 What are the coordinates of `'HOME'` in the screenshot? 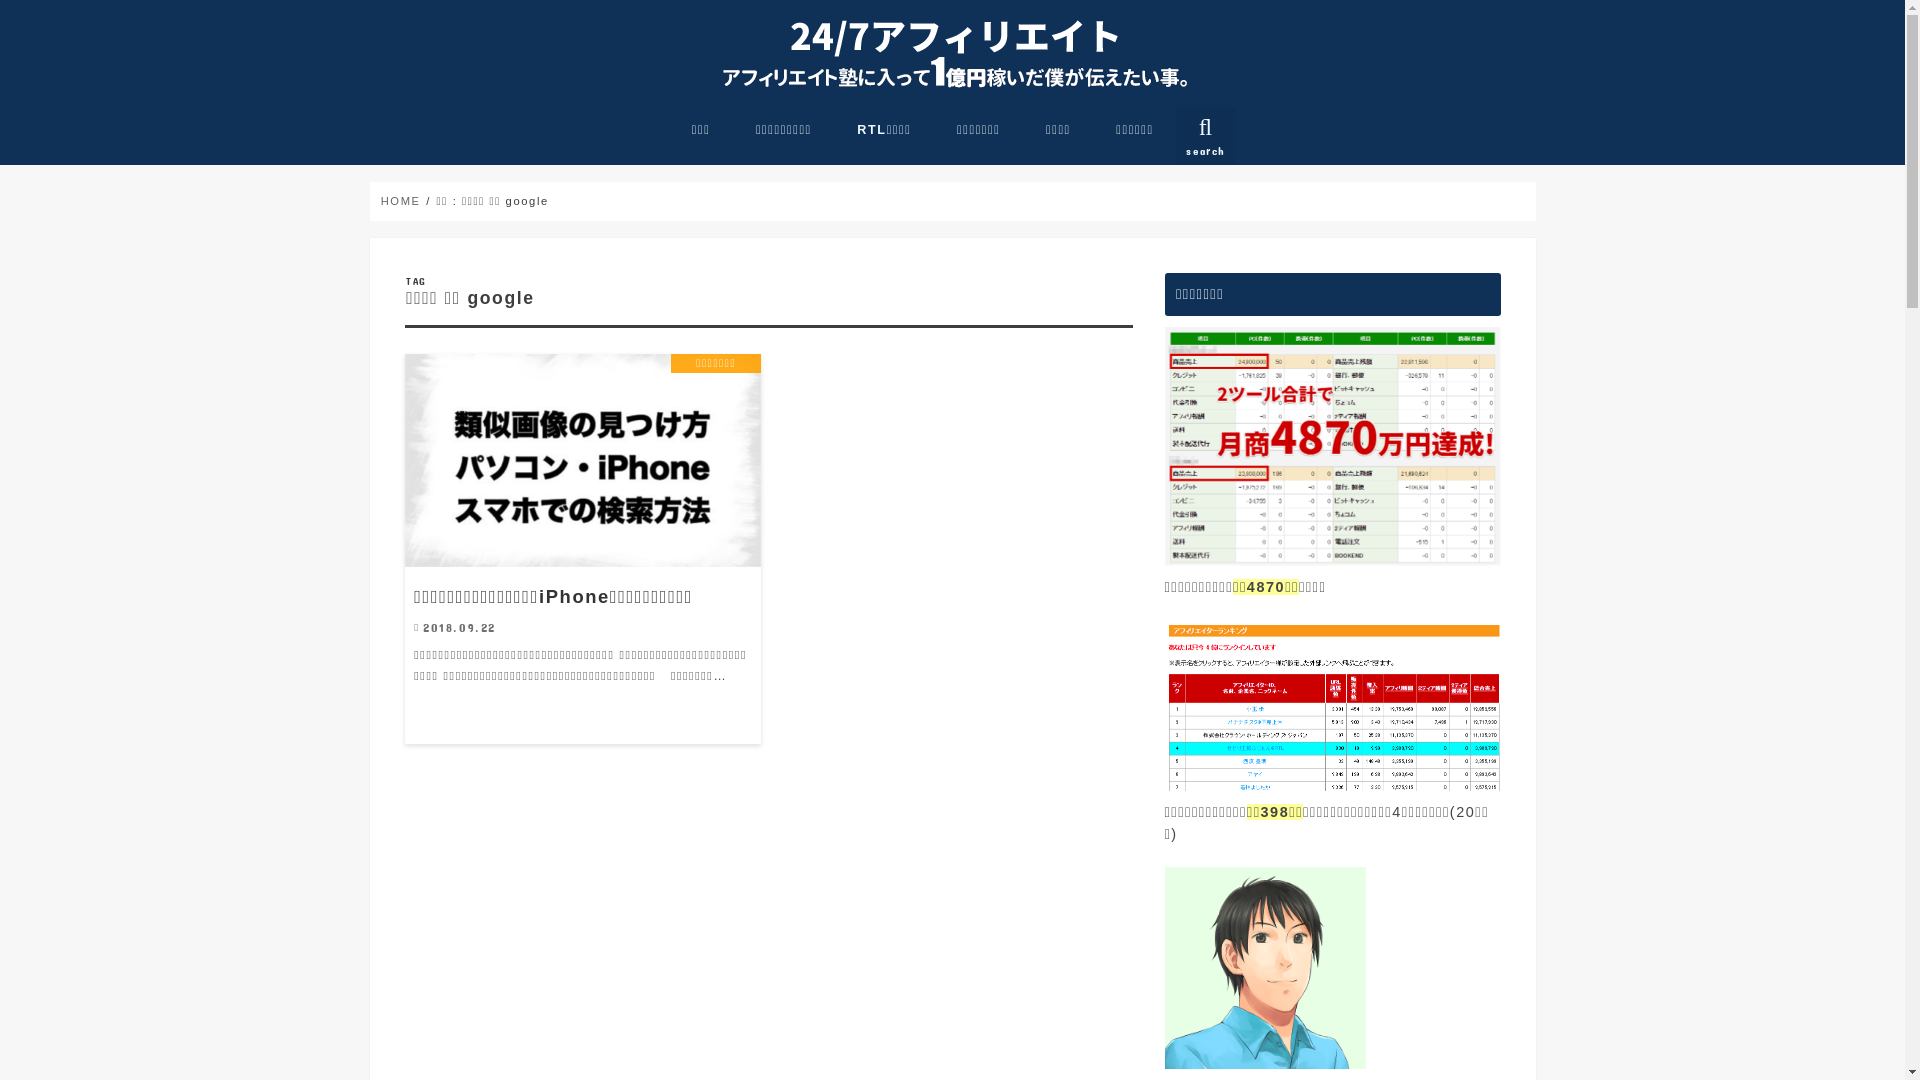 It's located at (400, 200).